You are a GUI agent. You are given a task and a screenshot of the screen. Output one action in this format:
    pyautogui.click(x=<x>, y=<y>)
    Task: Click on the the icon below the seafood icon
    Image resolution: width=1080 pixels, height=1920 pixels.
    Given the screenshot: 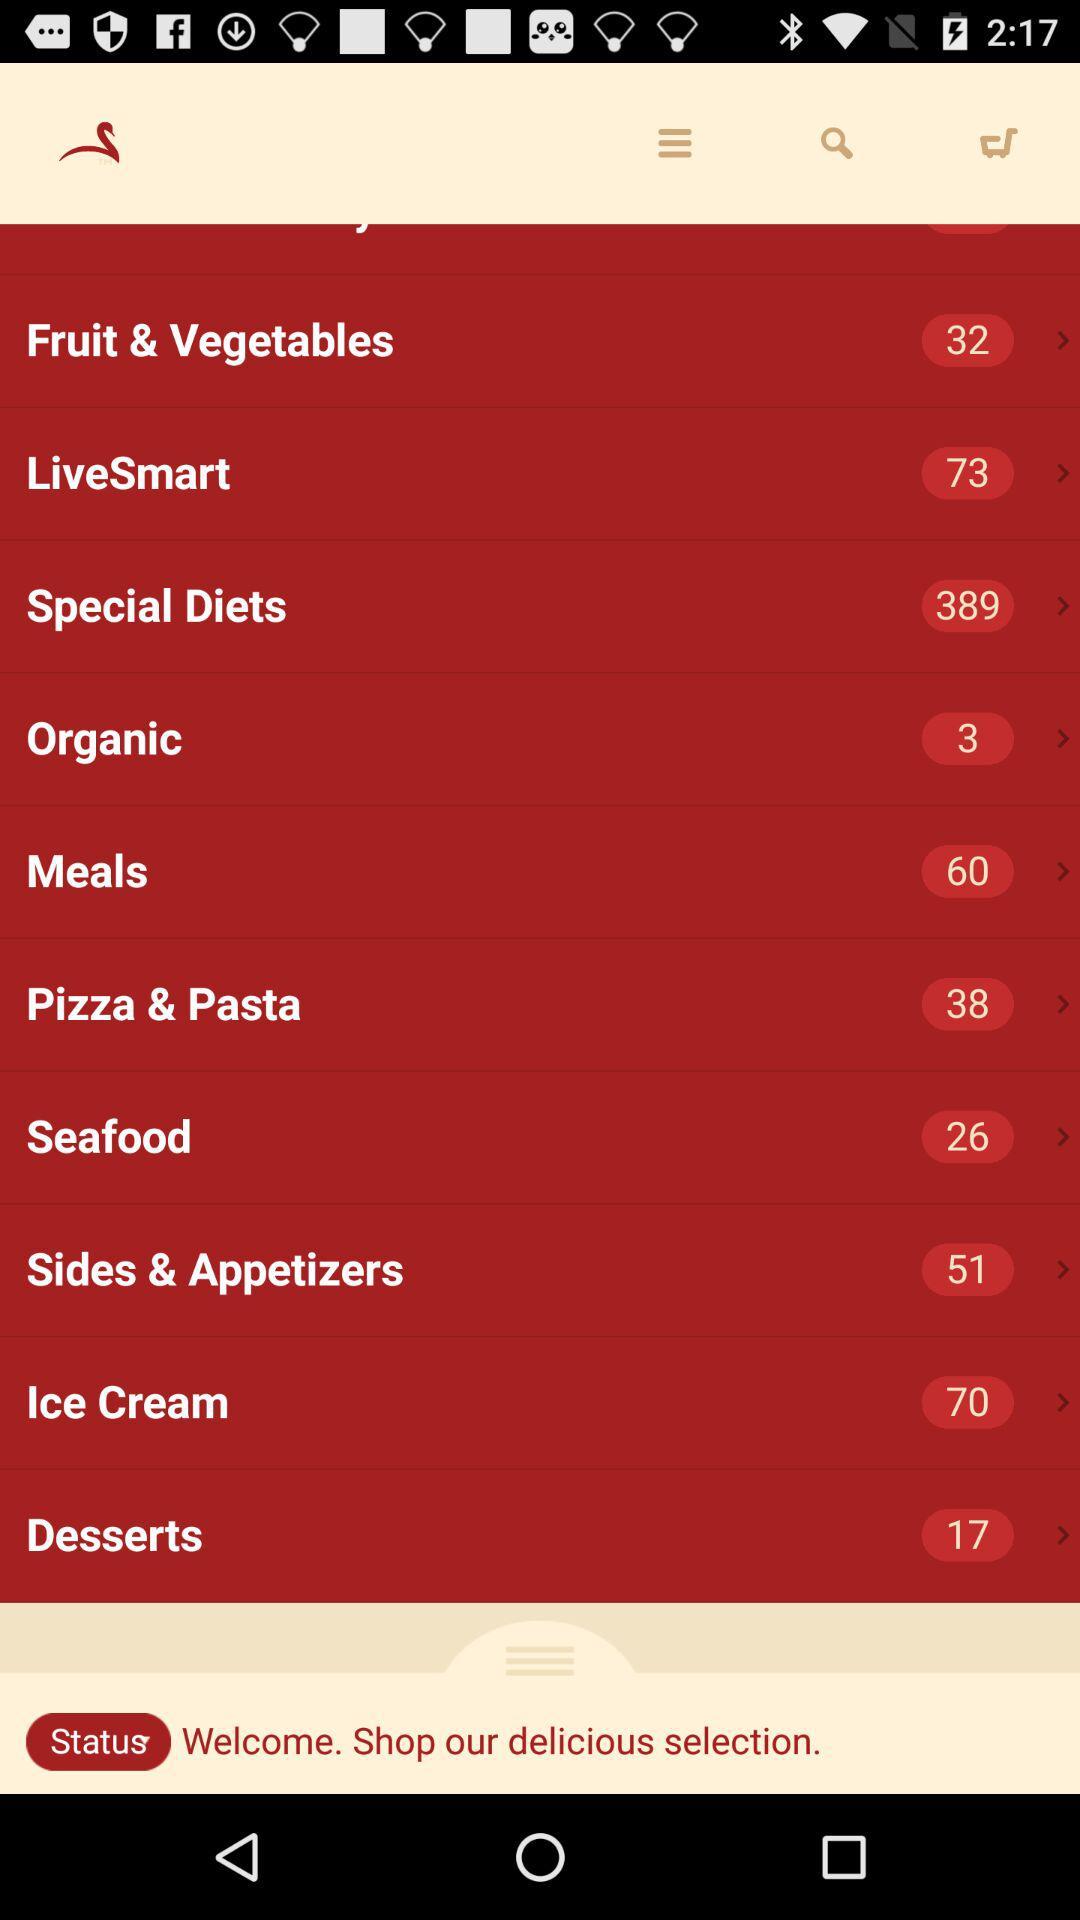 What is the action you would take?
    pyautogui.click(x=1062, y=1268)
    